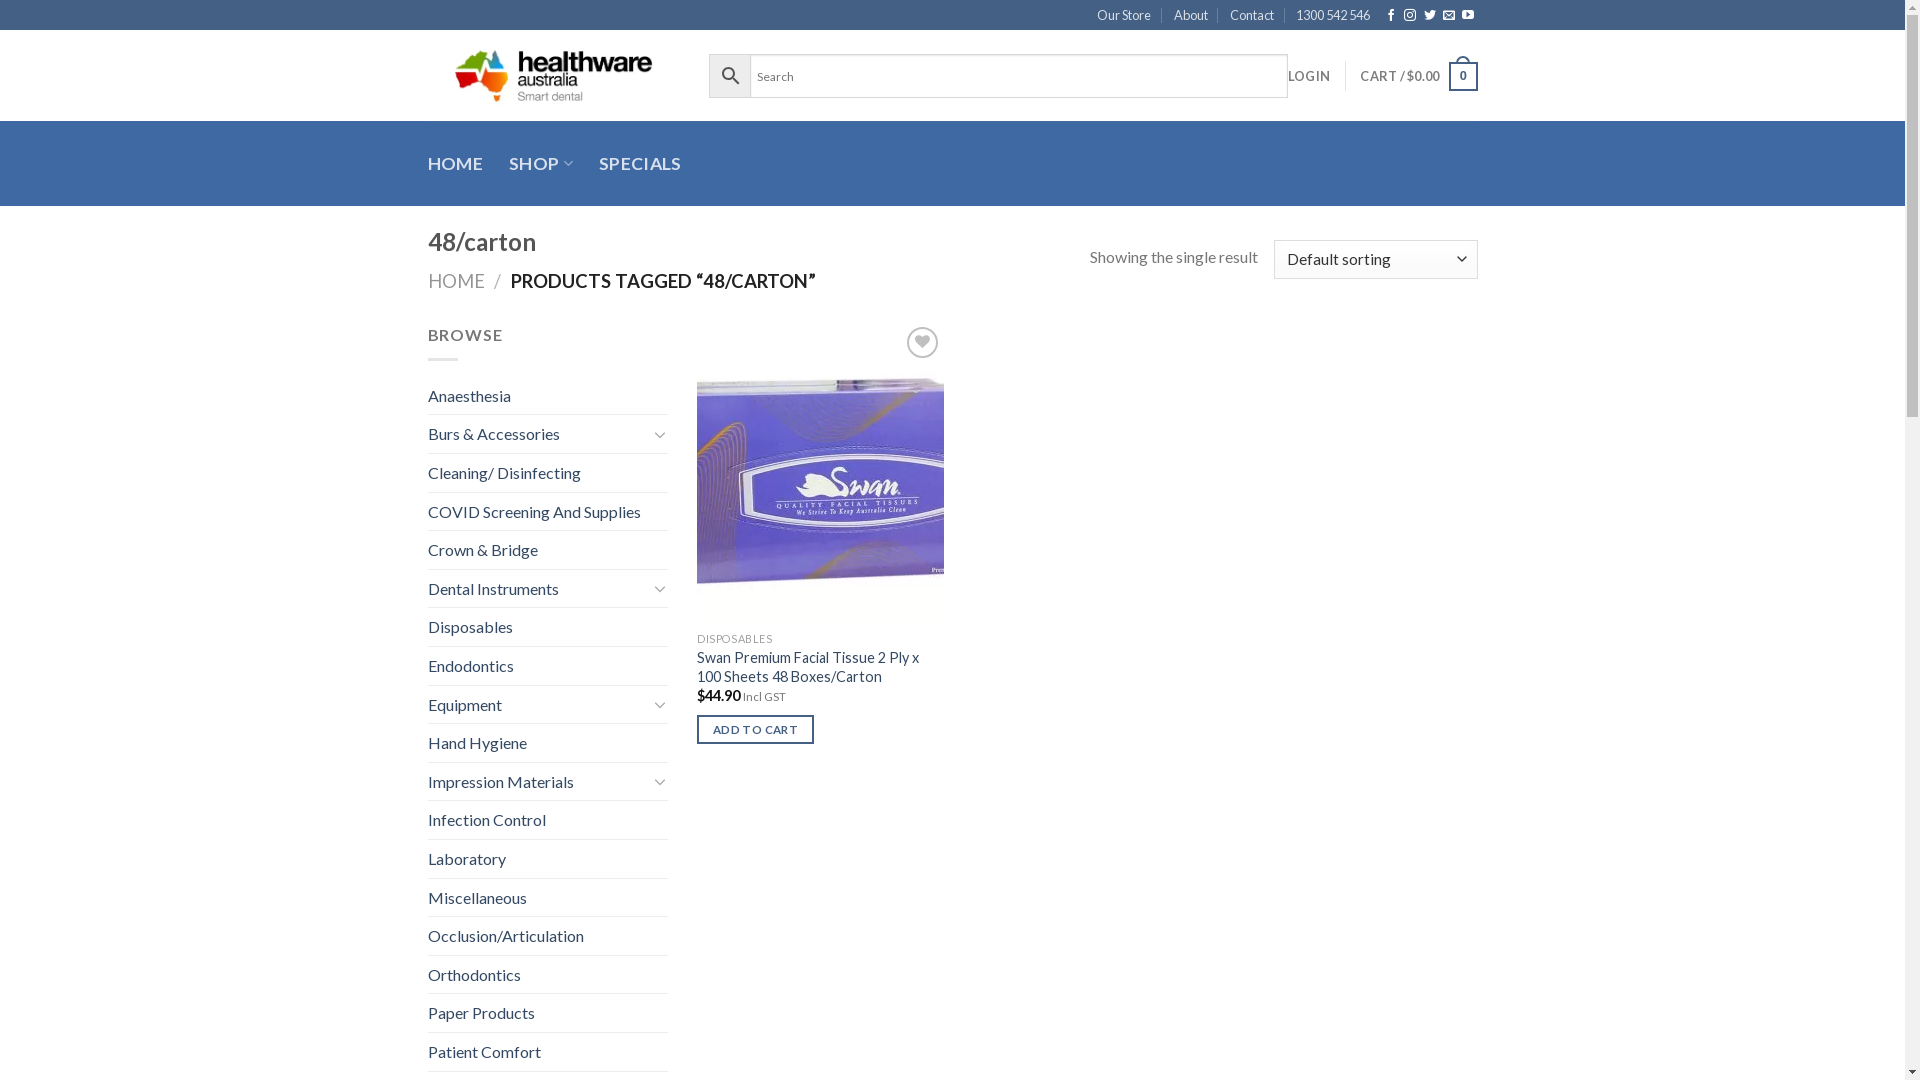 This screenshot has width=1920, height=1080. What do you see at coordinates (426, 974) in the screenshot?
I see `'Orthodontics'` at bounding box center [426, 974].